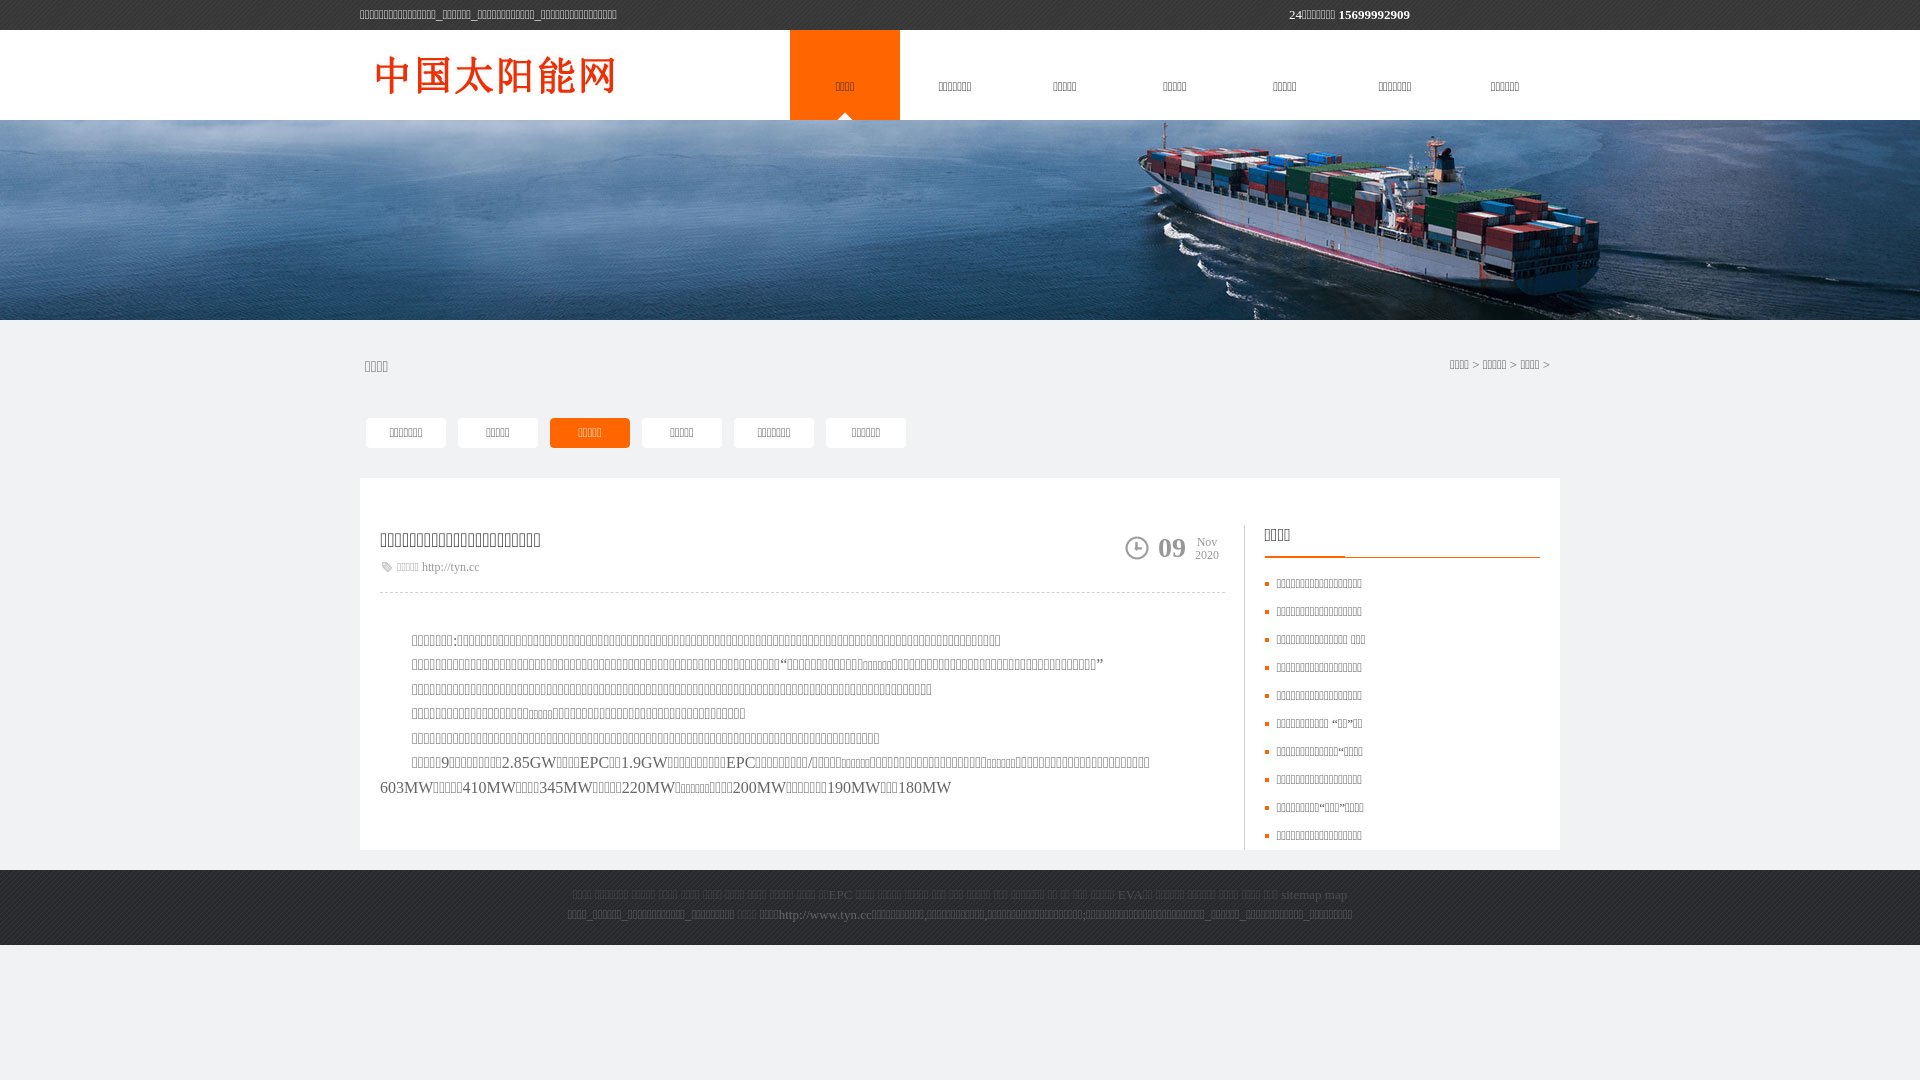 The height and width of the screenshot is (1080, 1920). I want to click on 'sitemap', so click(1281, 893).